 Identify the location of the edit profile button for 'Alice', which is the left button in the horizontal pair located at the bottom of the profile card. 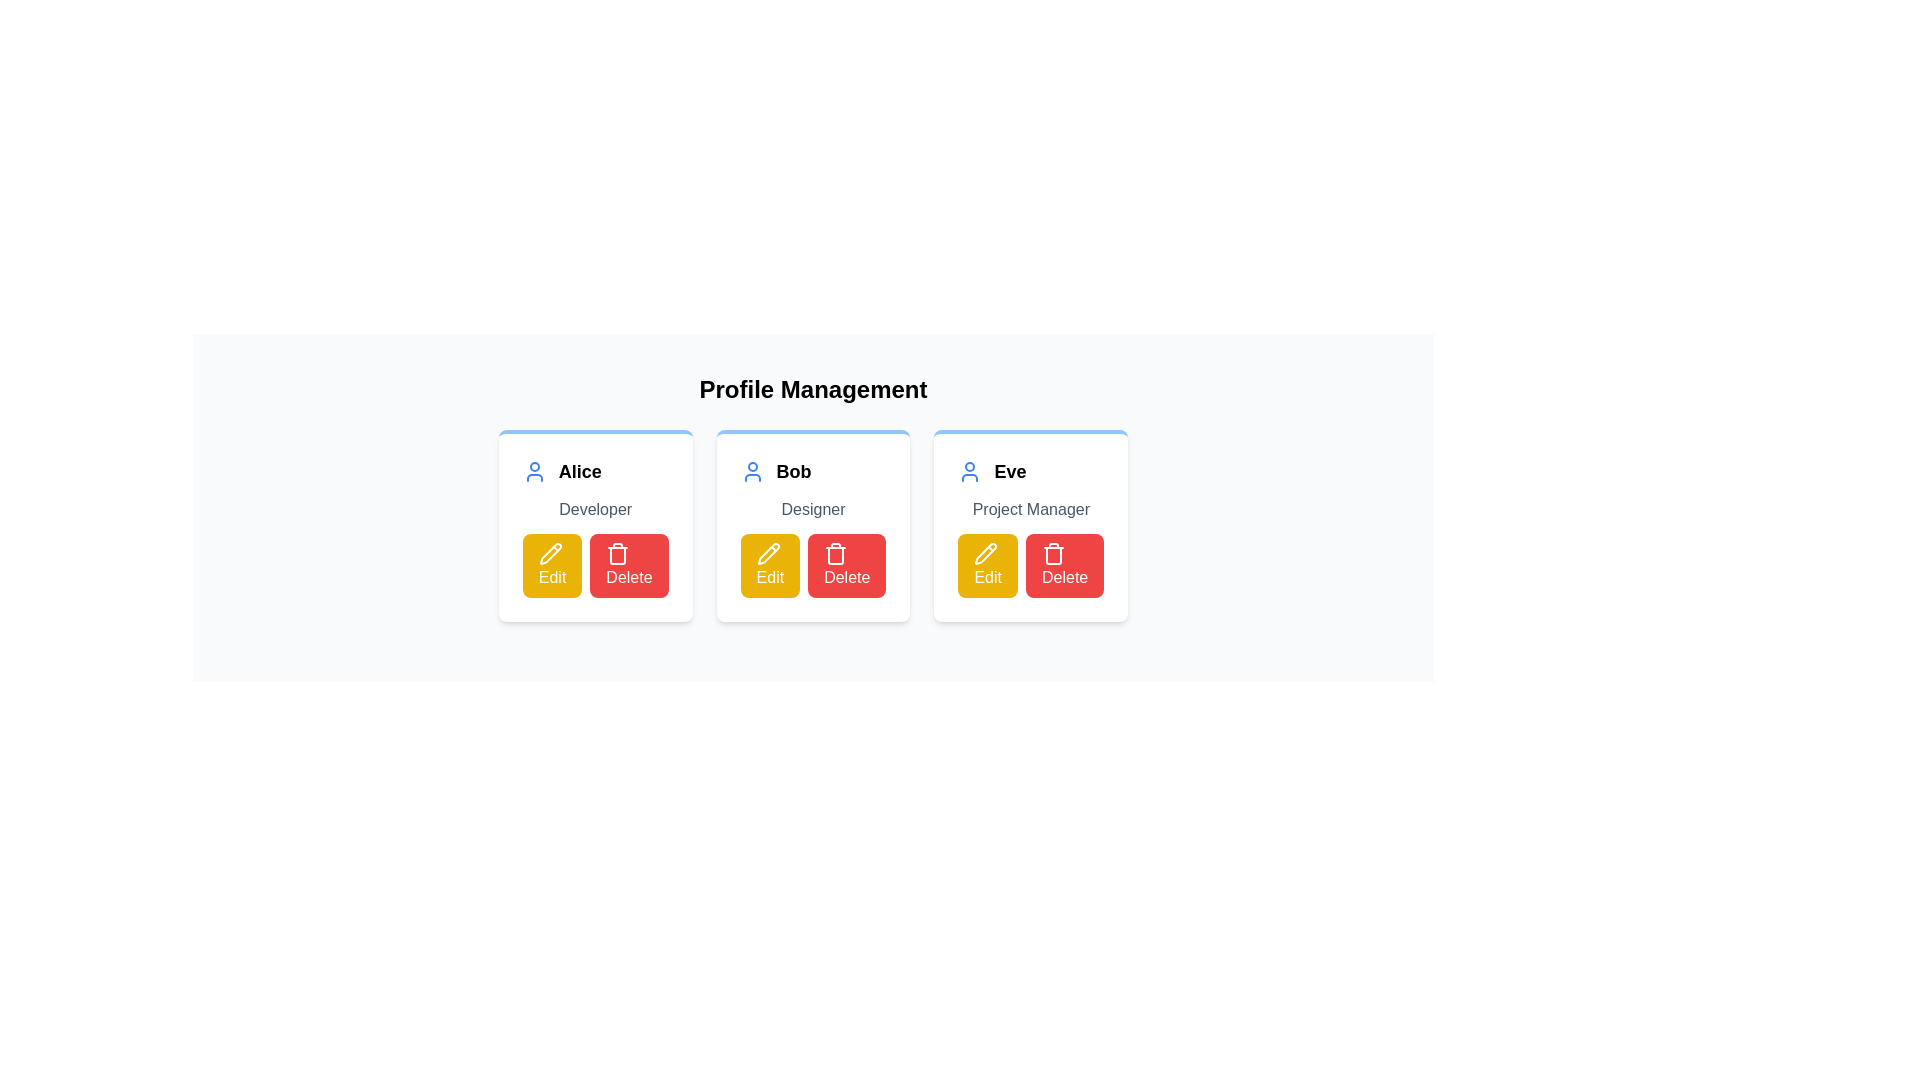
(552, 566).